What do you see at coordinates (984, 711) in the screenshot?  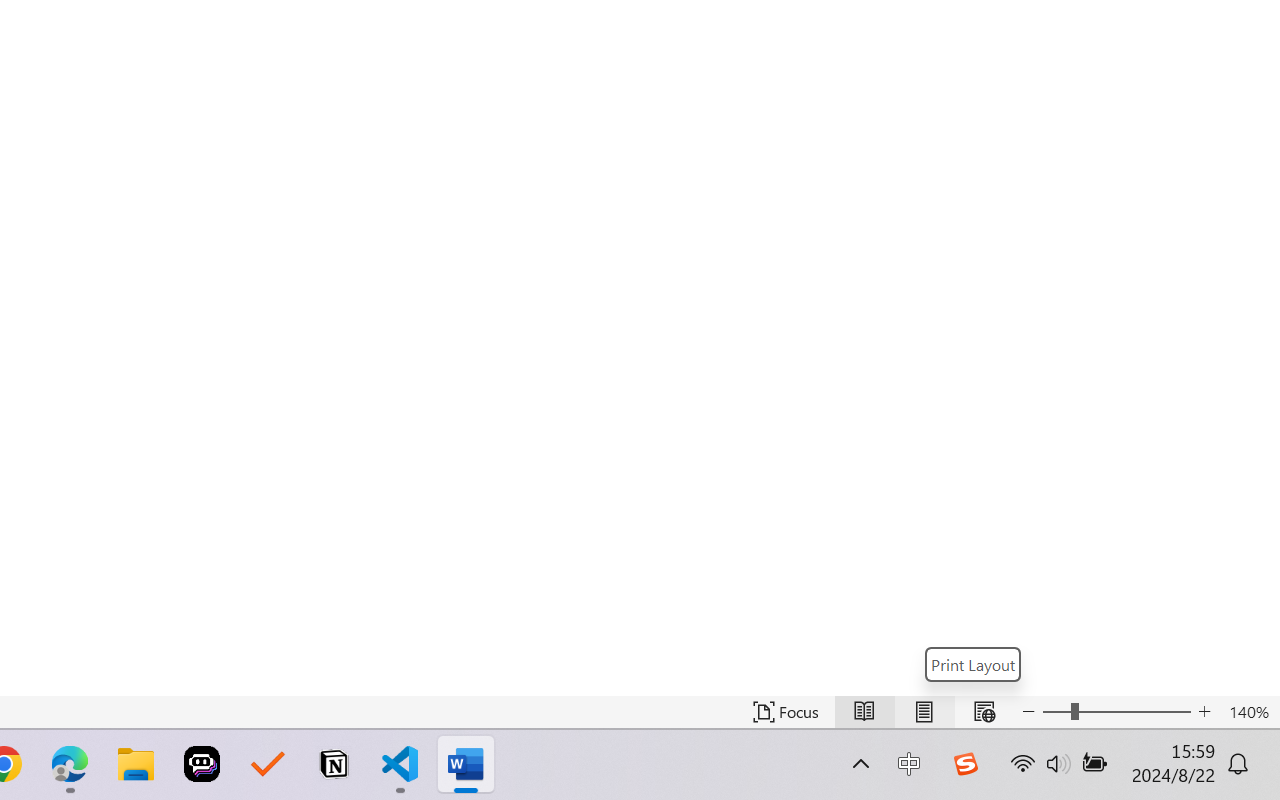 I see `'Web Layout'` at bounding box center [984, 711].